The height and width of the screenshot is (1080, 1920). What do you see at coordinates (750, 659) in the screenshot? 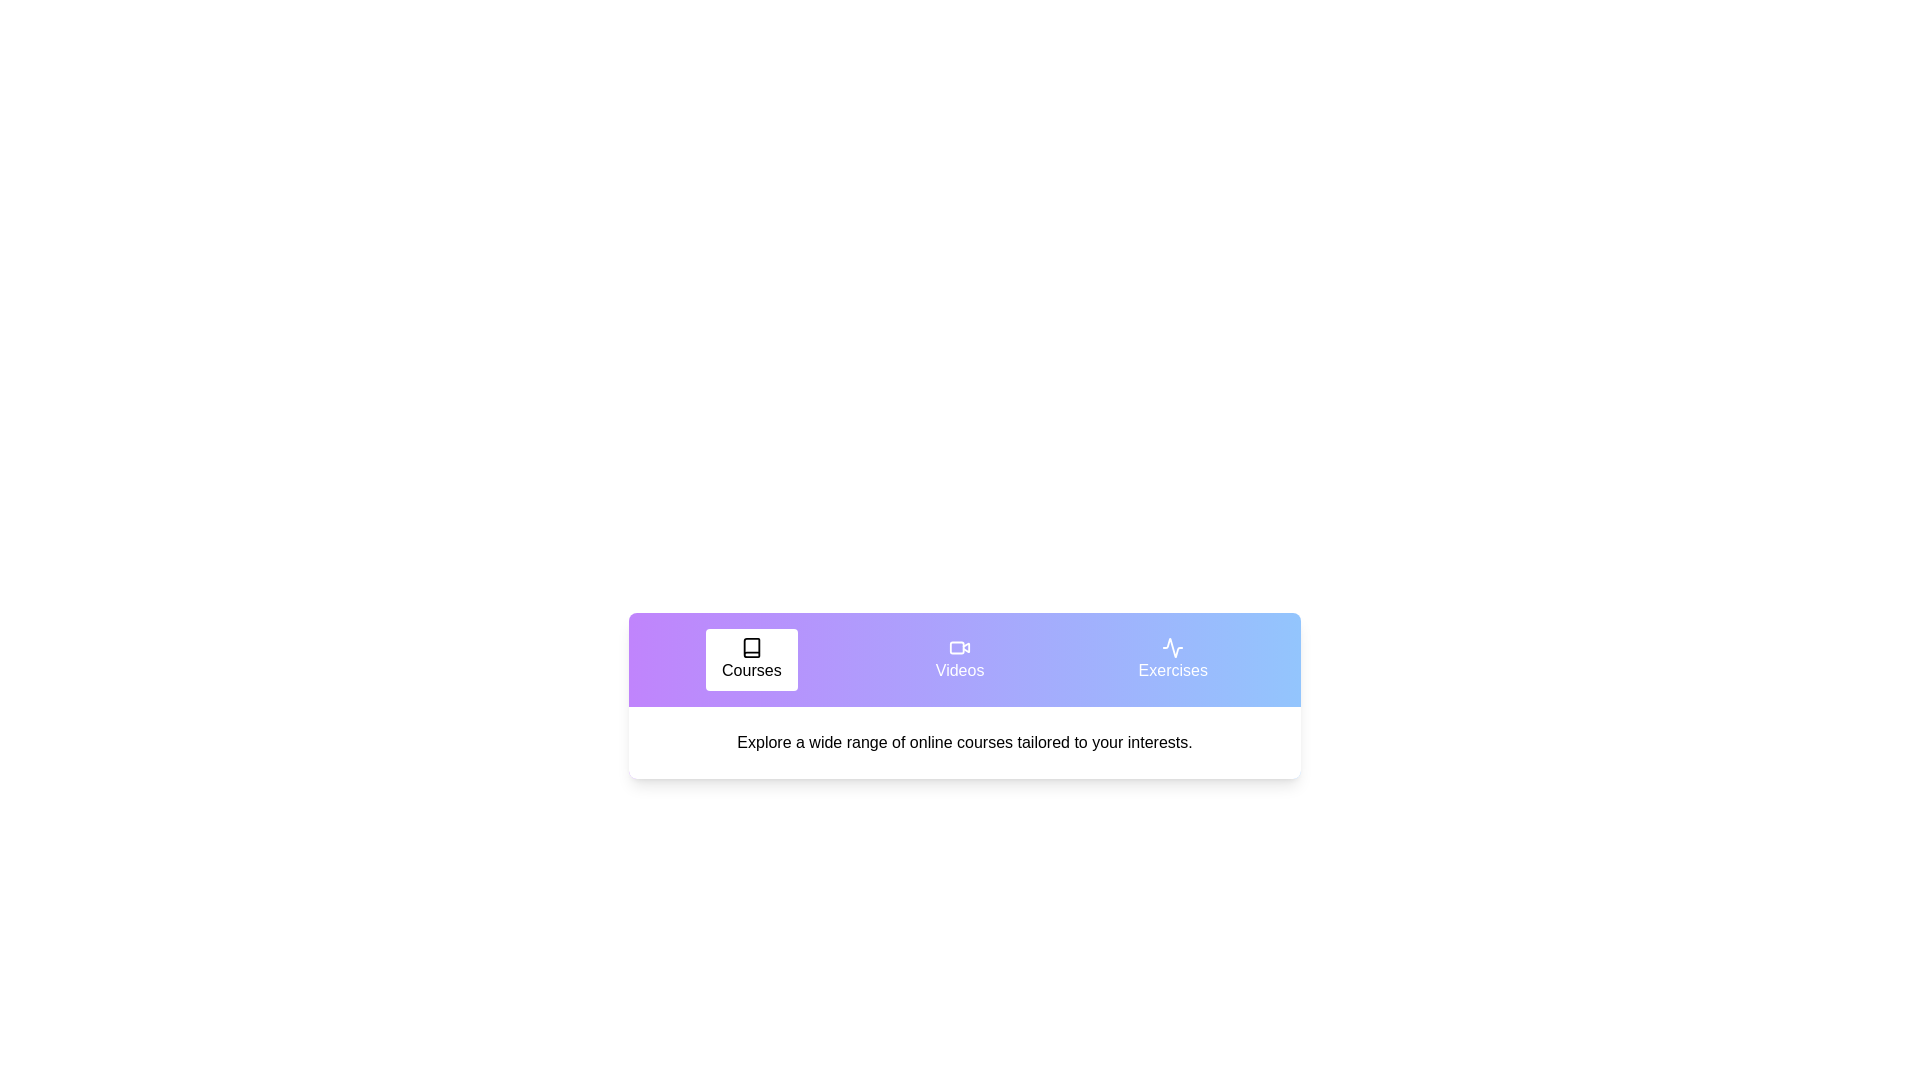
I see `the tab labeled Courses` at bounding box center [750, 659].